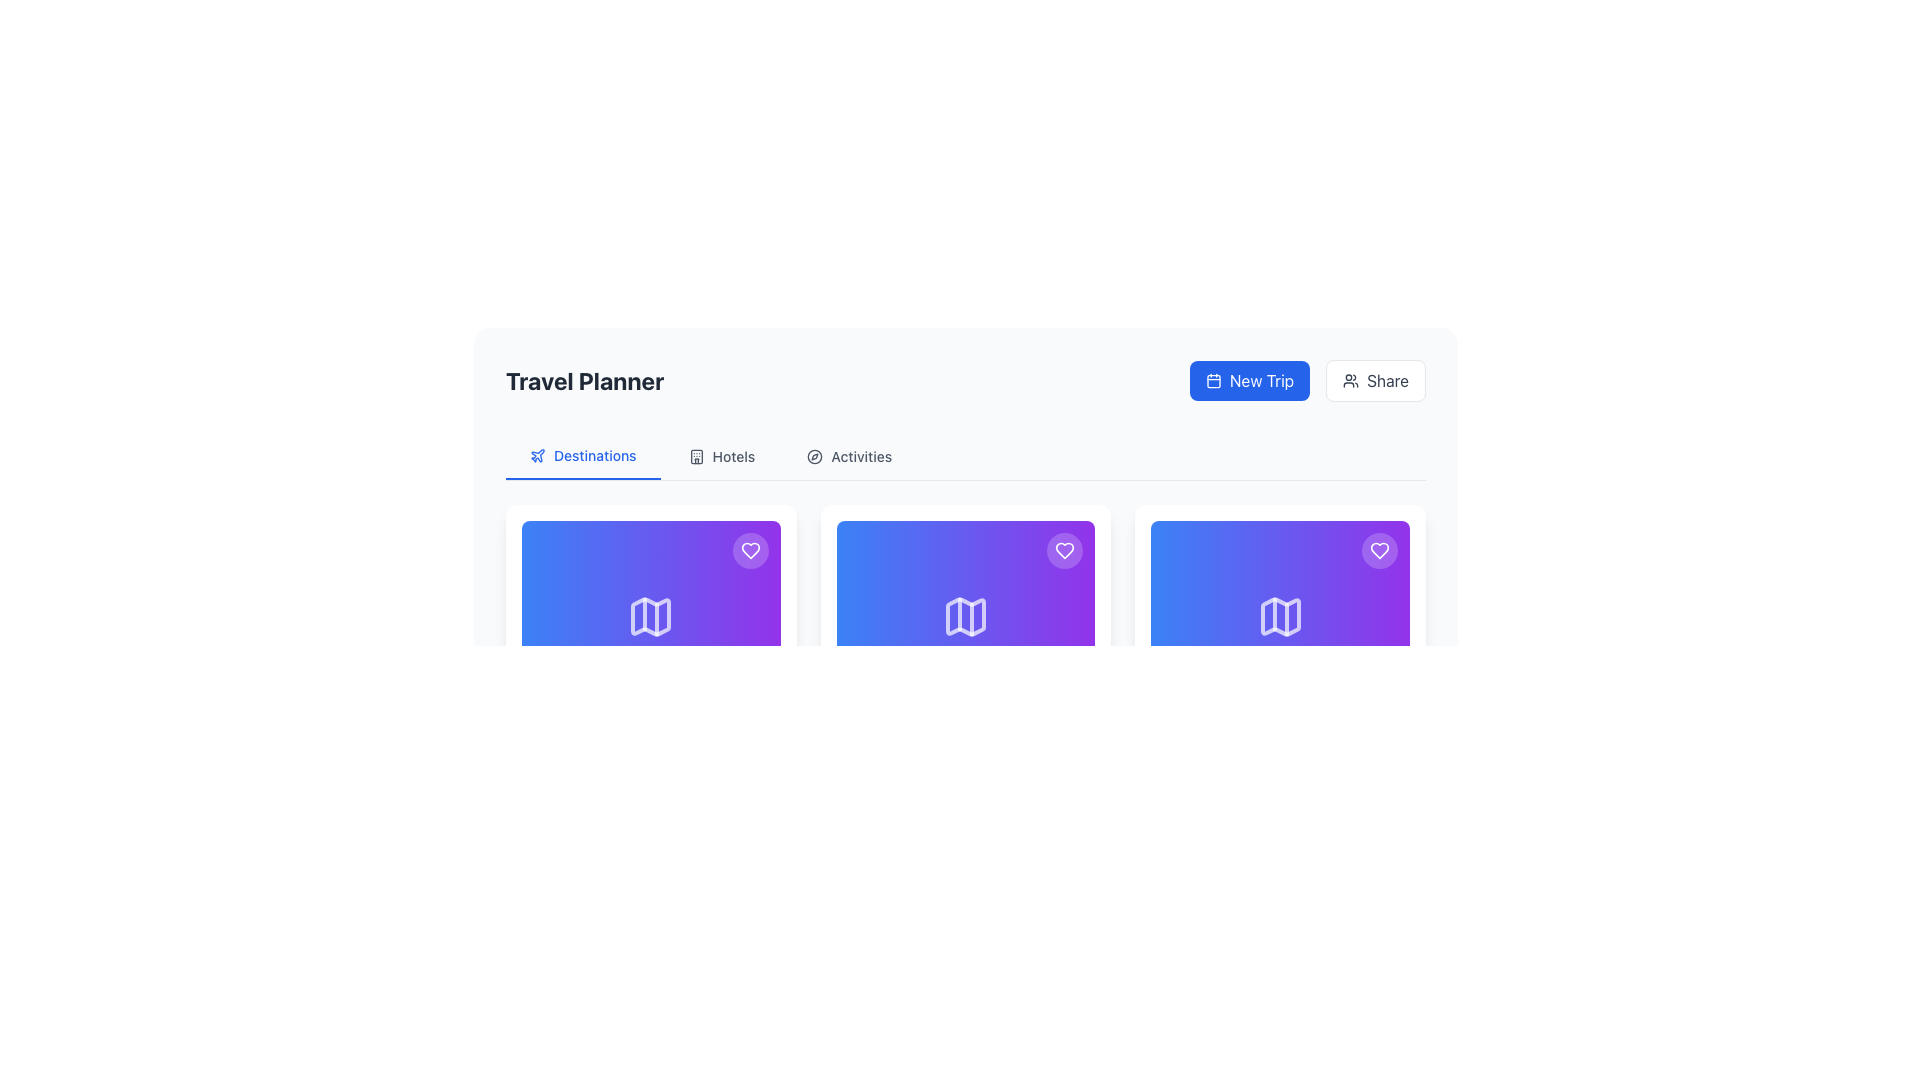 The image size is (1920, 1080). What do you see at coordinates (537, 455) in the screenshot?
I see `the sleek blue airplane icon located in the navigation bar near the top center of the interface` at bounding box center [537, 455].